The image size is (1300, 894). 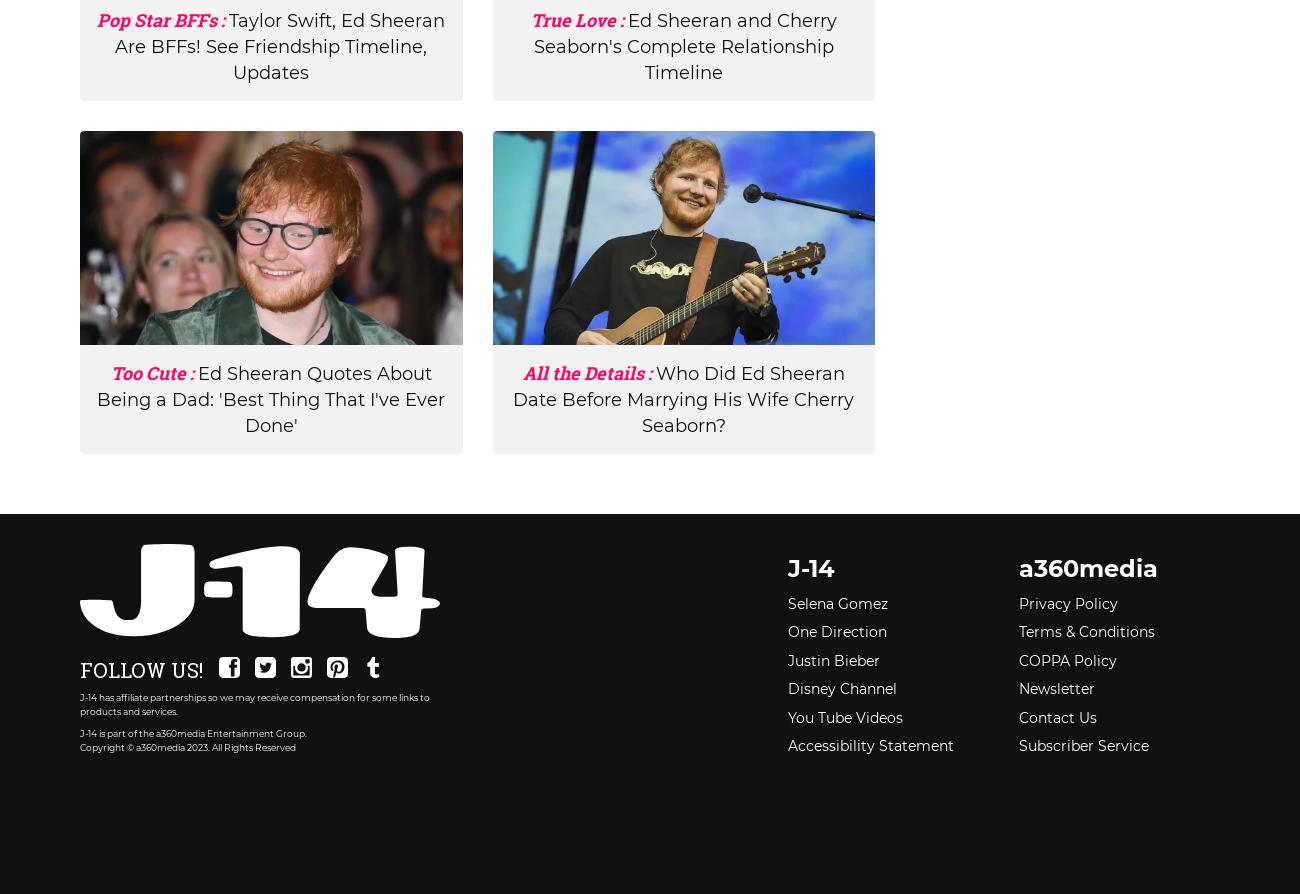 I want to click on 'J-14 has affiliate partnerships so we may receive compensation for some links to products and services.', so click(x=254, y=703).